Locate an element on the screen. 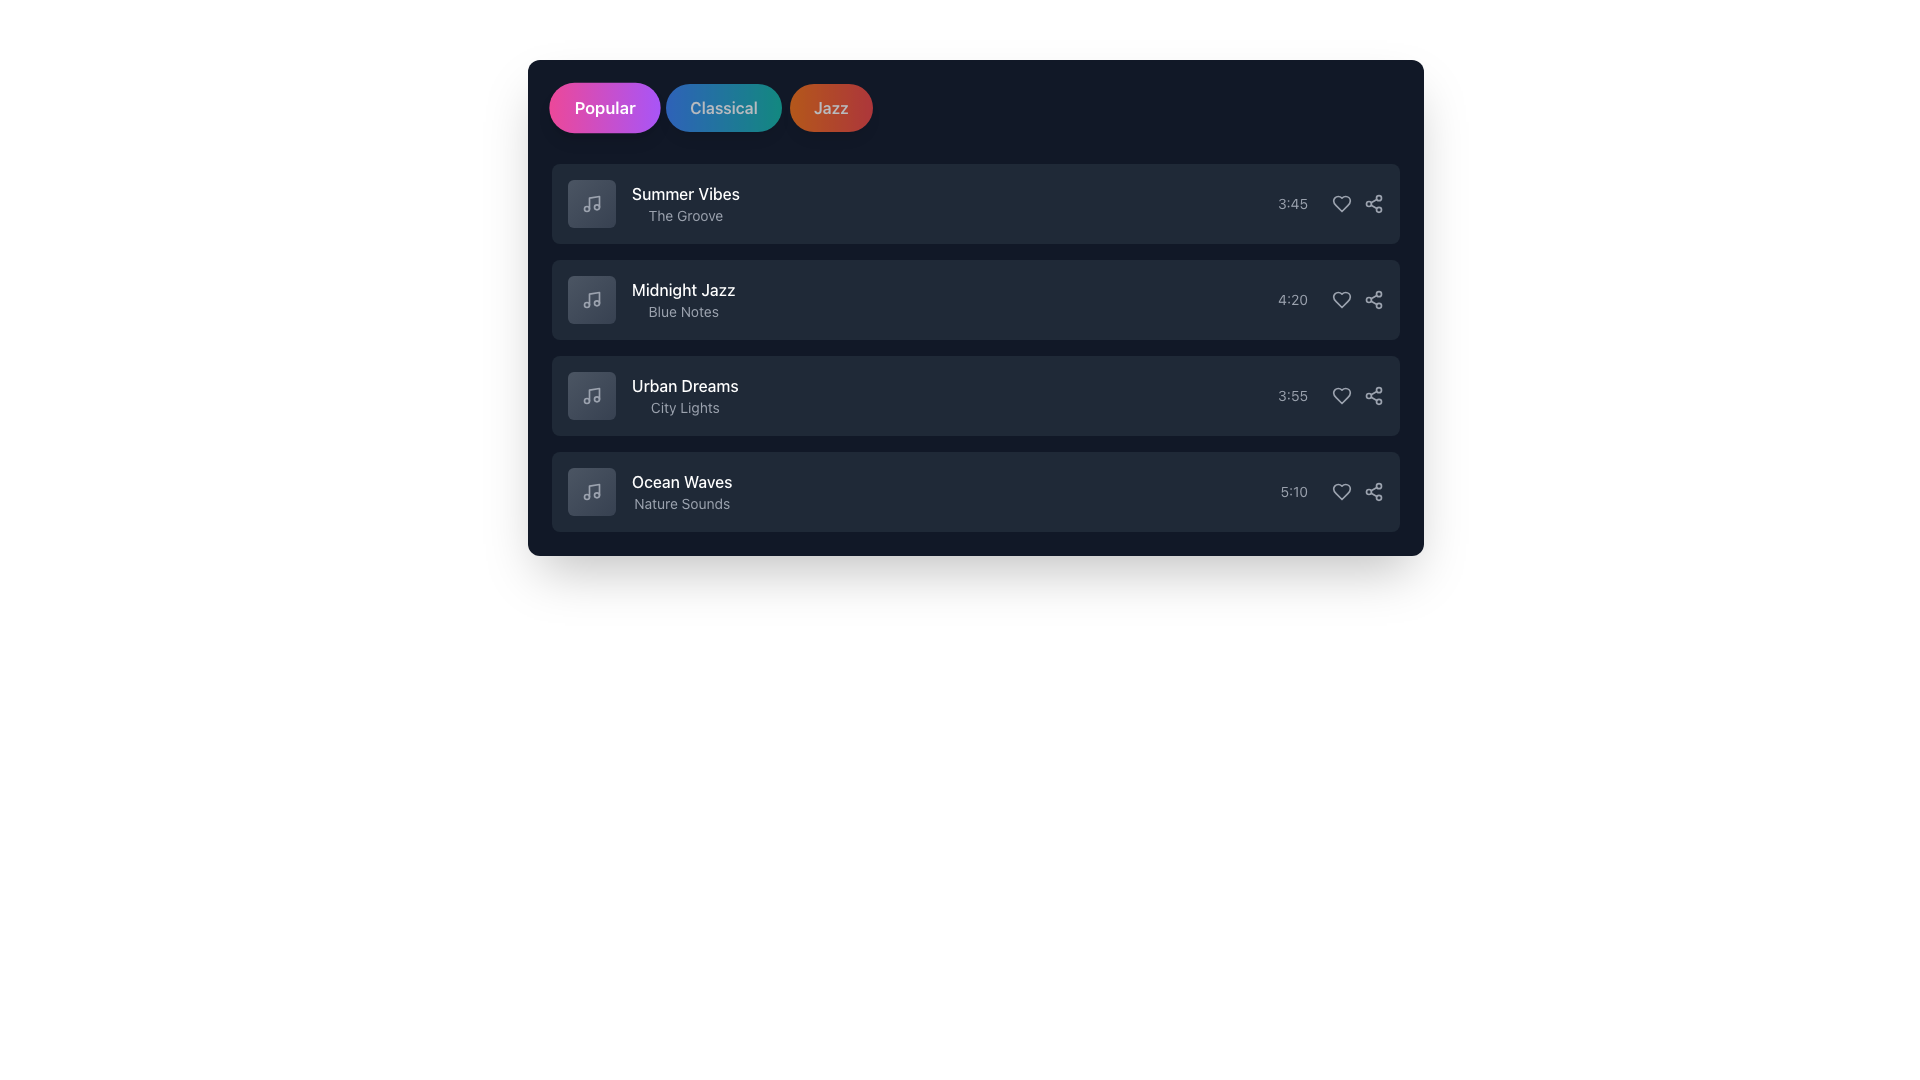 Image resolution: width=1920 pixels, height=1080 pixels. the static textual label representing the primary title of the fourth track in the audio items list, located above the text 'Nature Sounds' is located at coordinates (682, 482).